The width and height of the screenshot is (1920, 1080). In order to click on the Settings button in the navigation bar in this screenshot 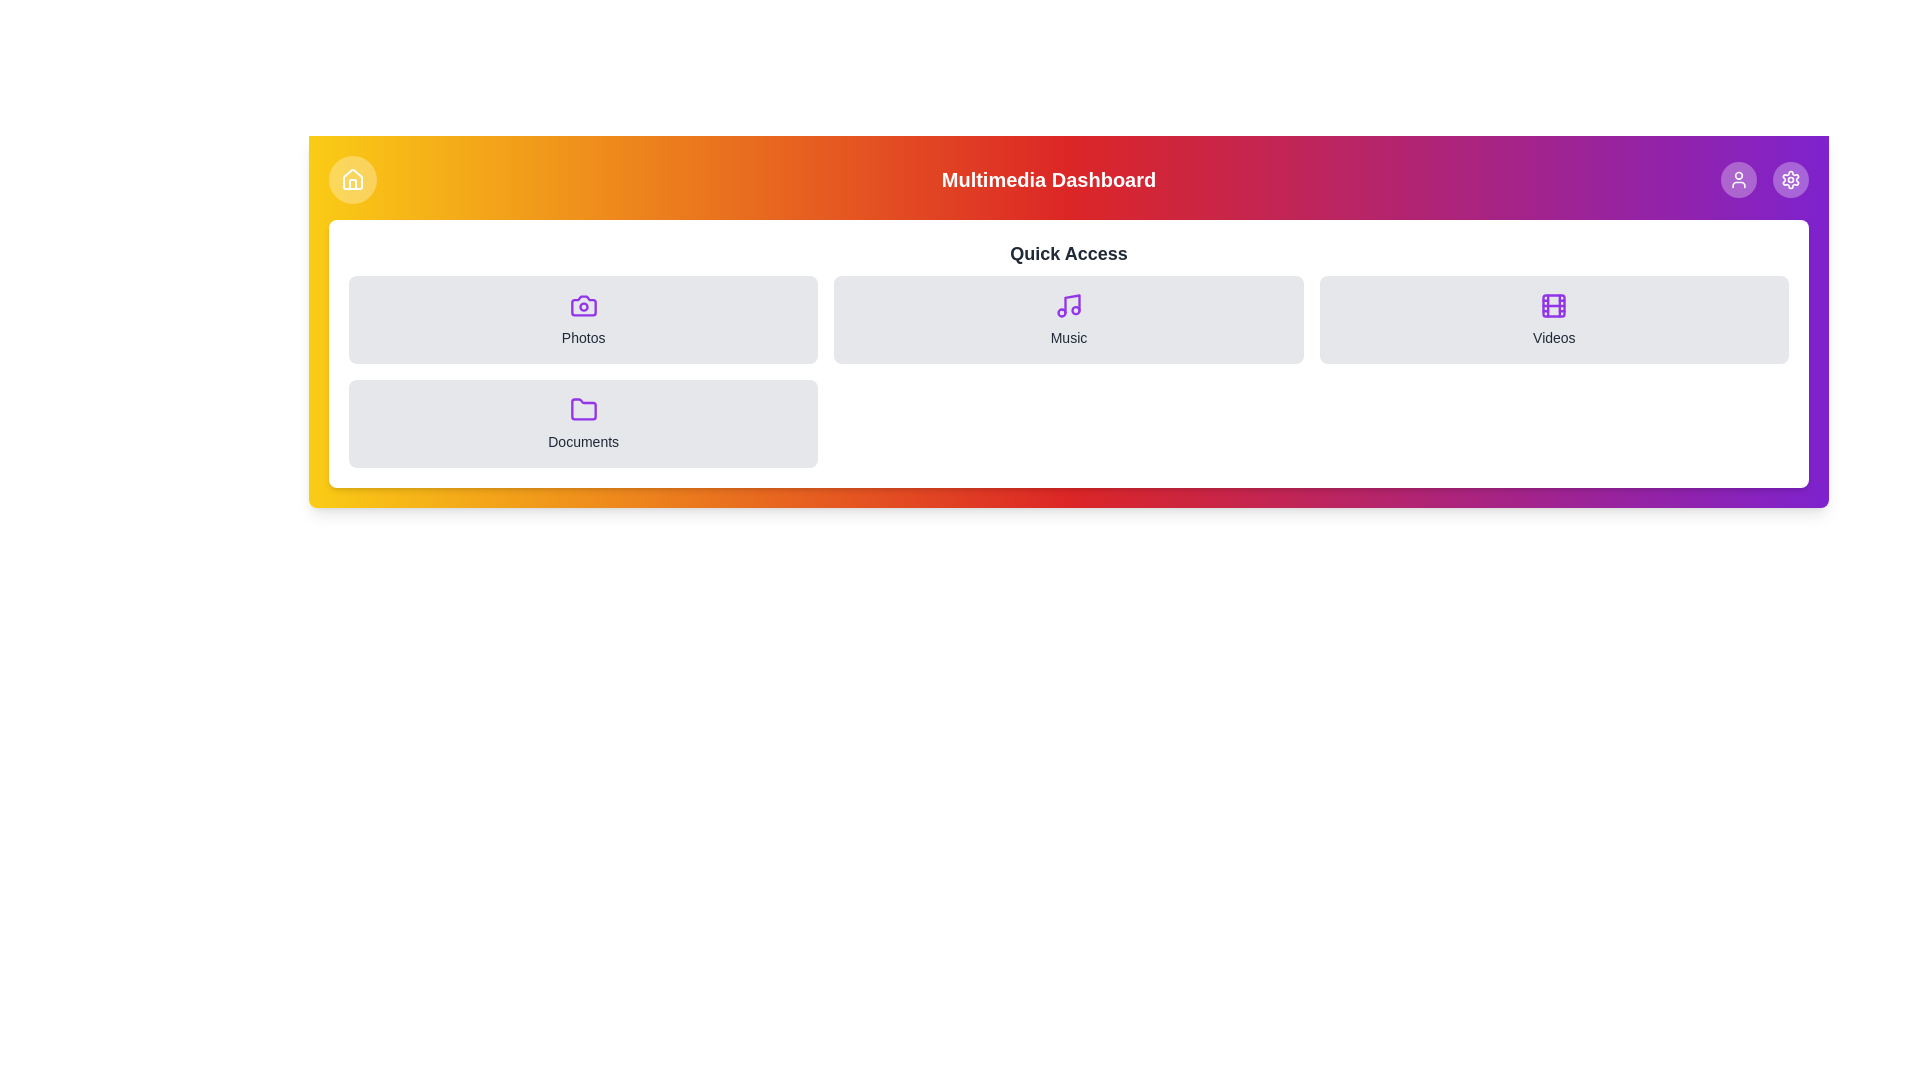, I will do `click(1790, 180)`.